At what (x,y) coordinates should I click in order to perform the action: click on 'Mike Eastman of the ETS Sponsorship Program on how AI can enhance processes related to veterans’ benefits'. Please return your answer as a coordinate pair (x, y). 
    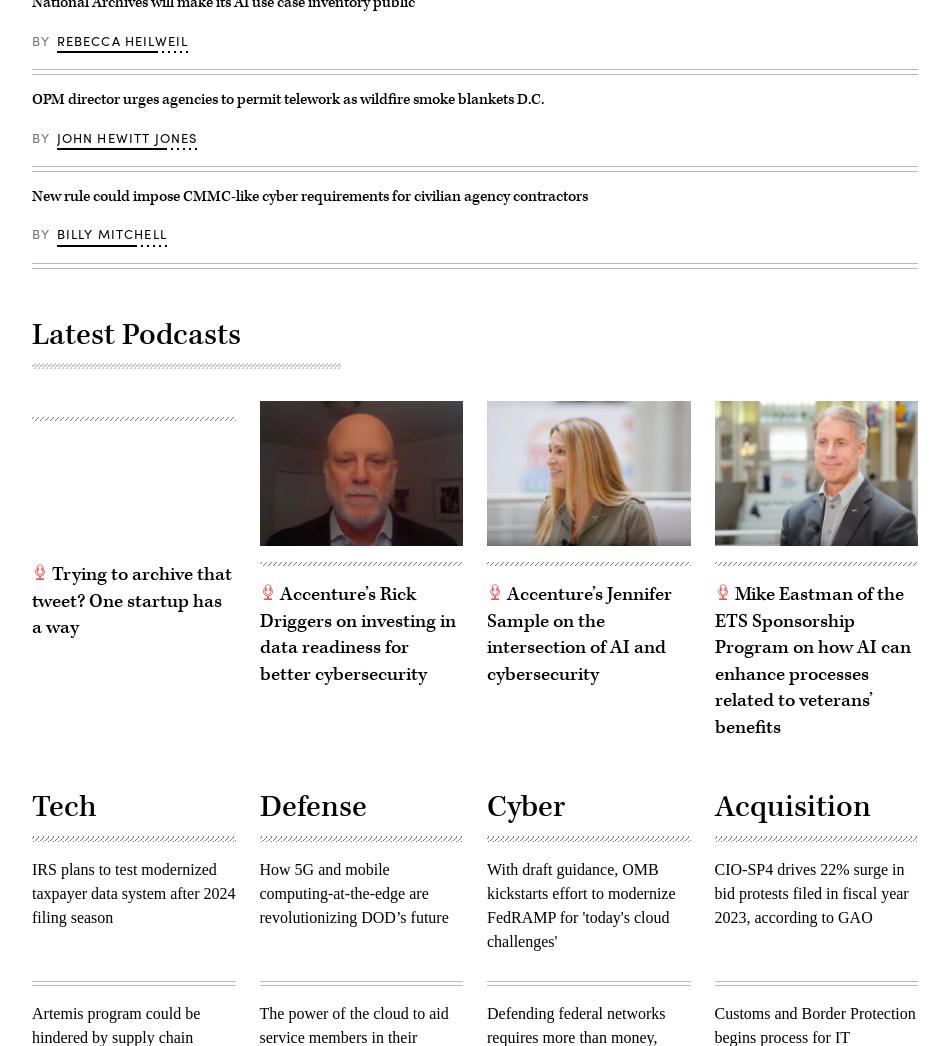
    Looking at the image, I should click on (810, 659).